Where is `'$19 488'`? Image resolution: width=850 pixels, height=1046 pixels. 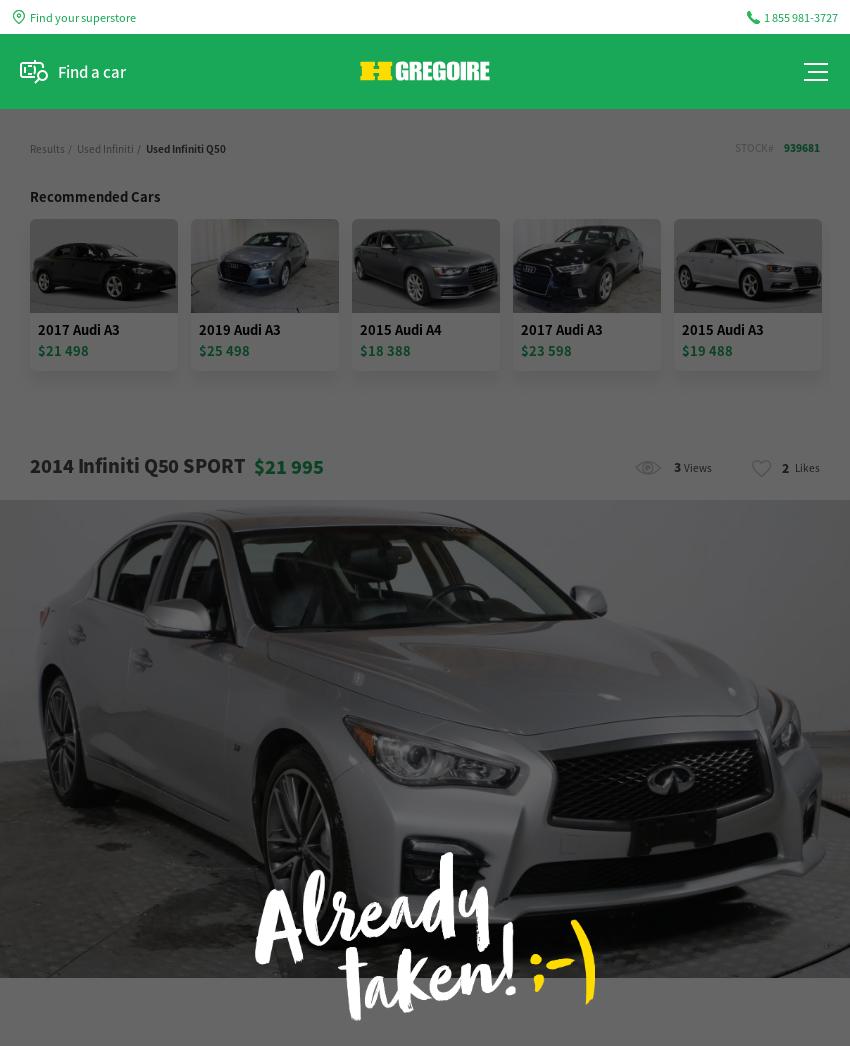
'$19 488' is located at coordinates (706, 349).